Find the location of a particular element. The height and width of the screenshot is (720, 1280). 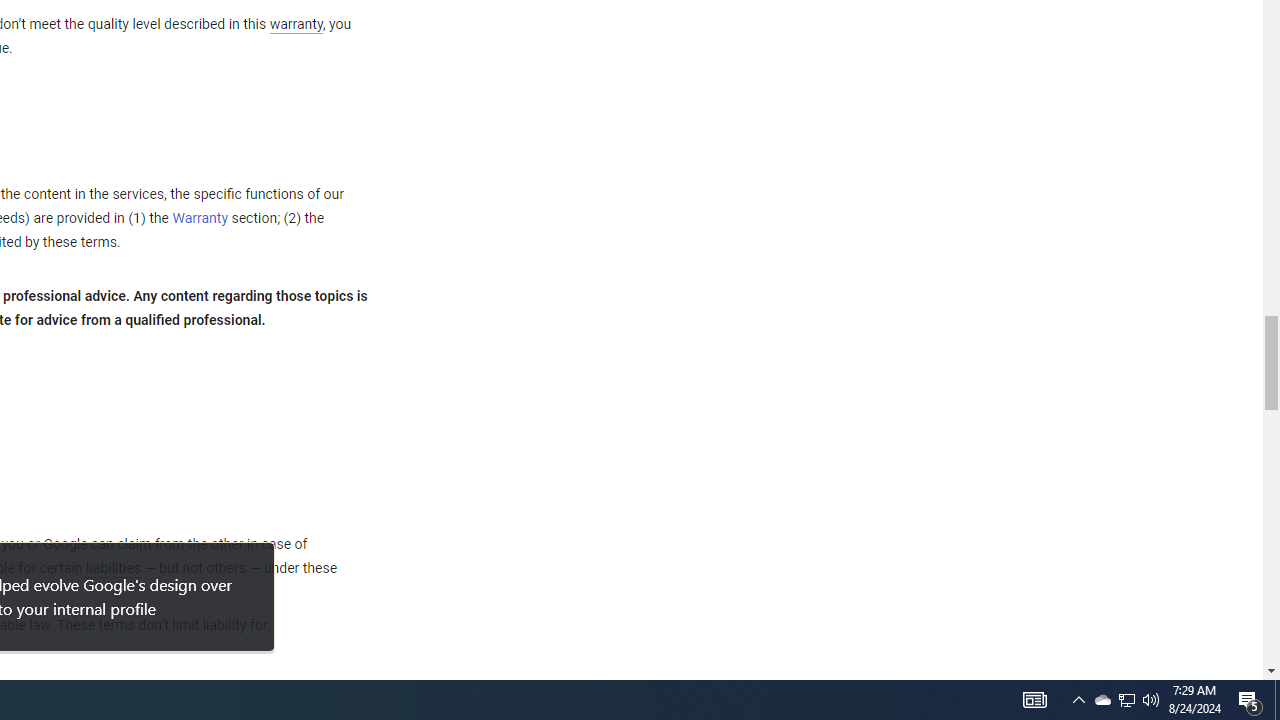

'warranty' is located at coordinates (294, 25).